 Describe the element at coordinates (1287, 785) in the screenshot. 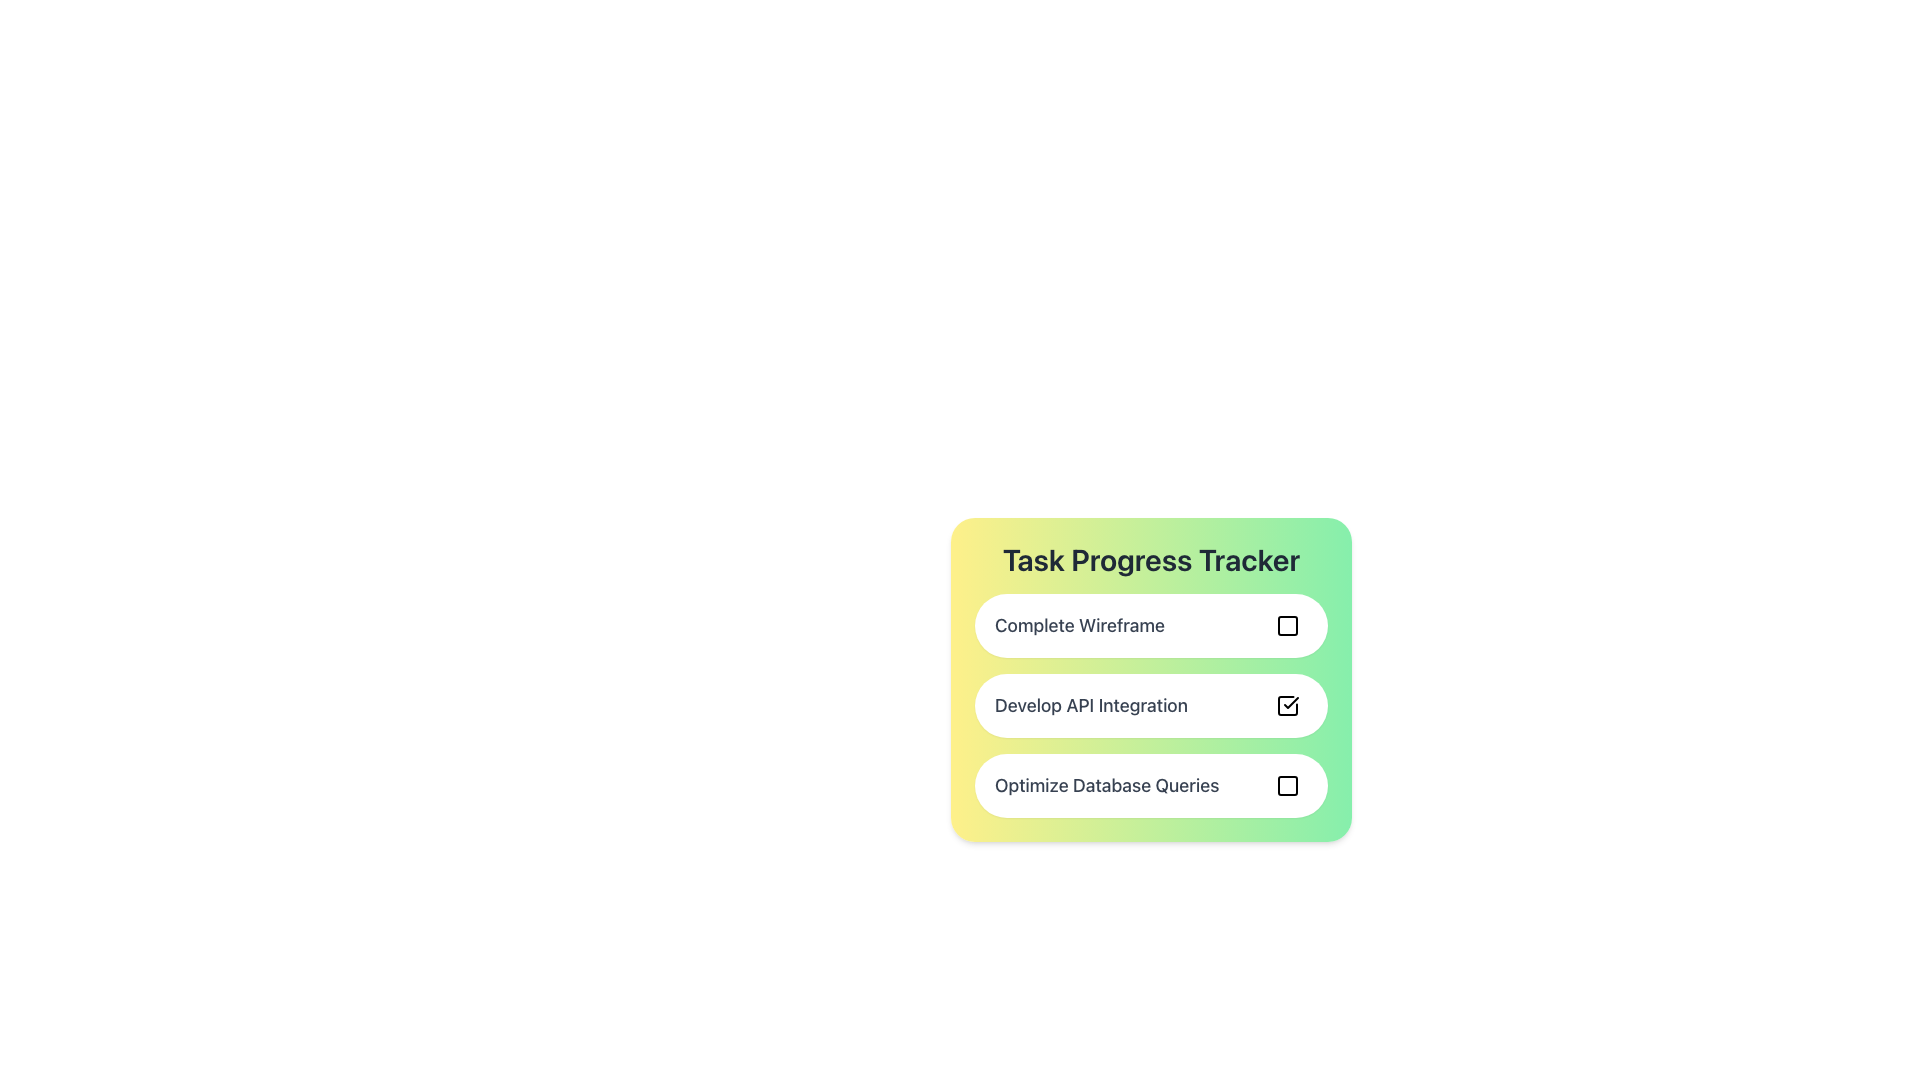

I see `the checkbox icon` at that location.